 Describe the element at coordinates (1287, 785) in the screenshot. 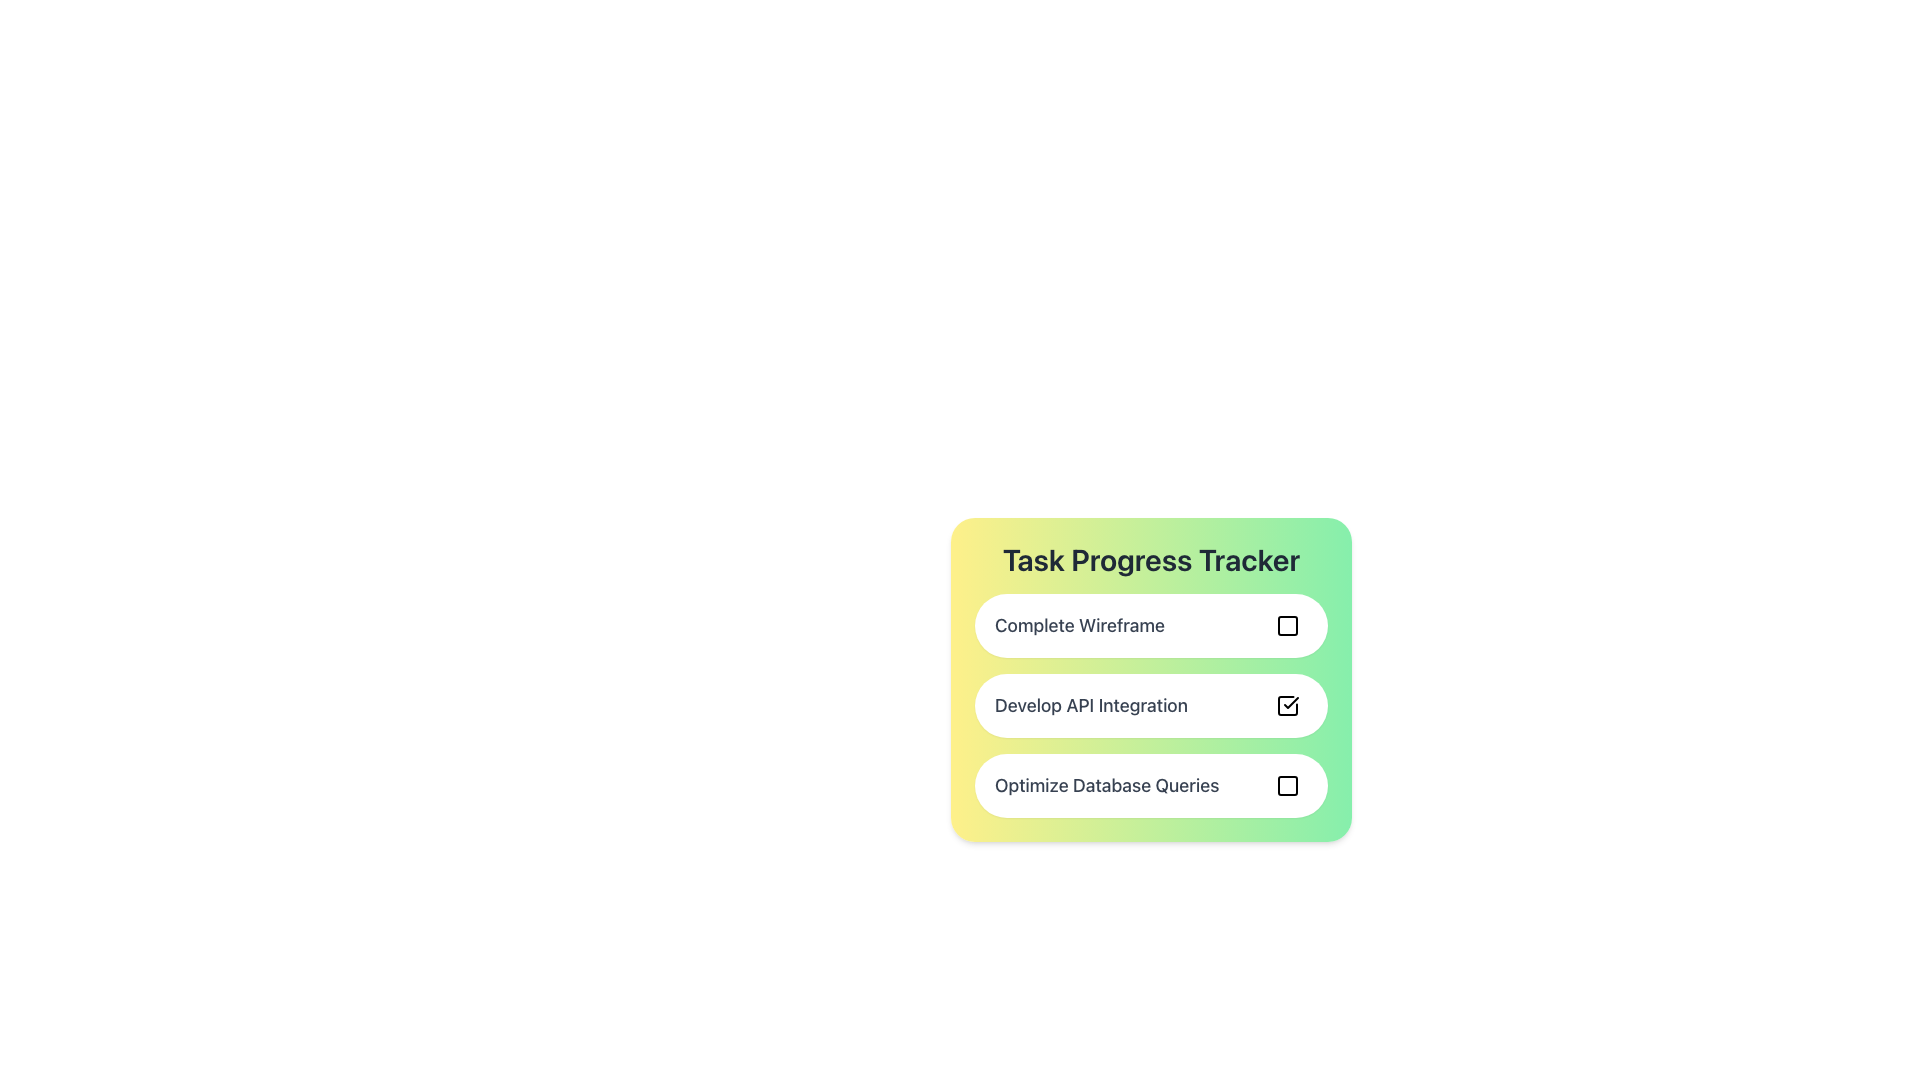

I see `the checkbox icon` at that location.